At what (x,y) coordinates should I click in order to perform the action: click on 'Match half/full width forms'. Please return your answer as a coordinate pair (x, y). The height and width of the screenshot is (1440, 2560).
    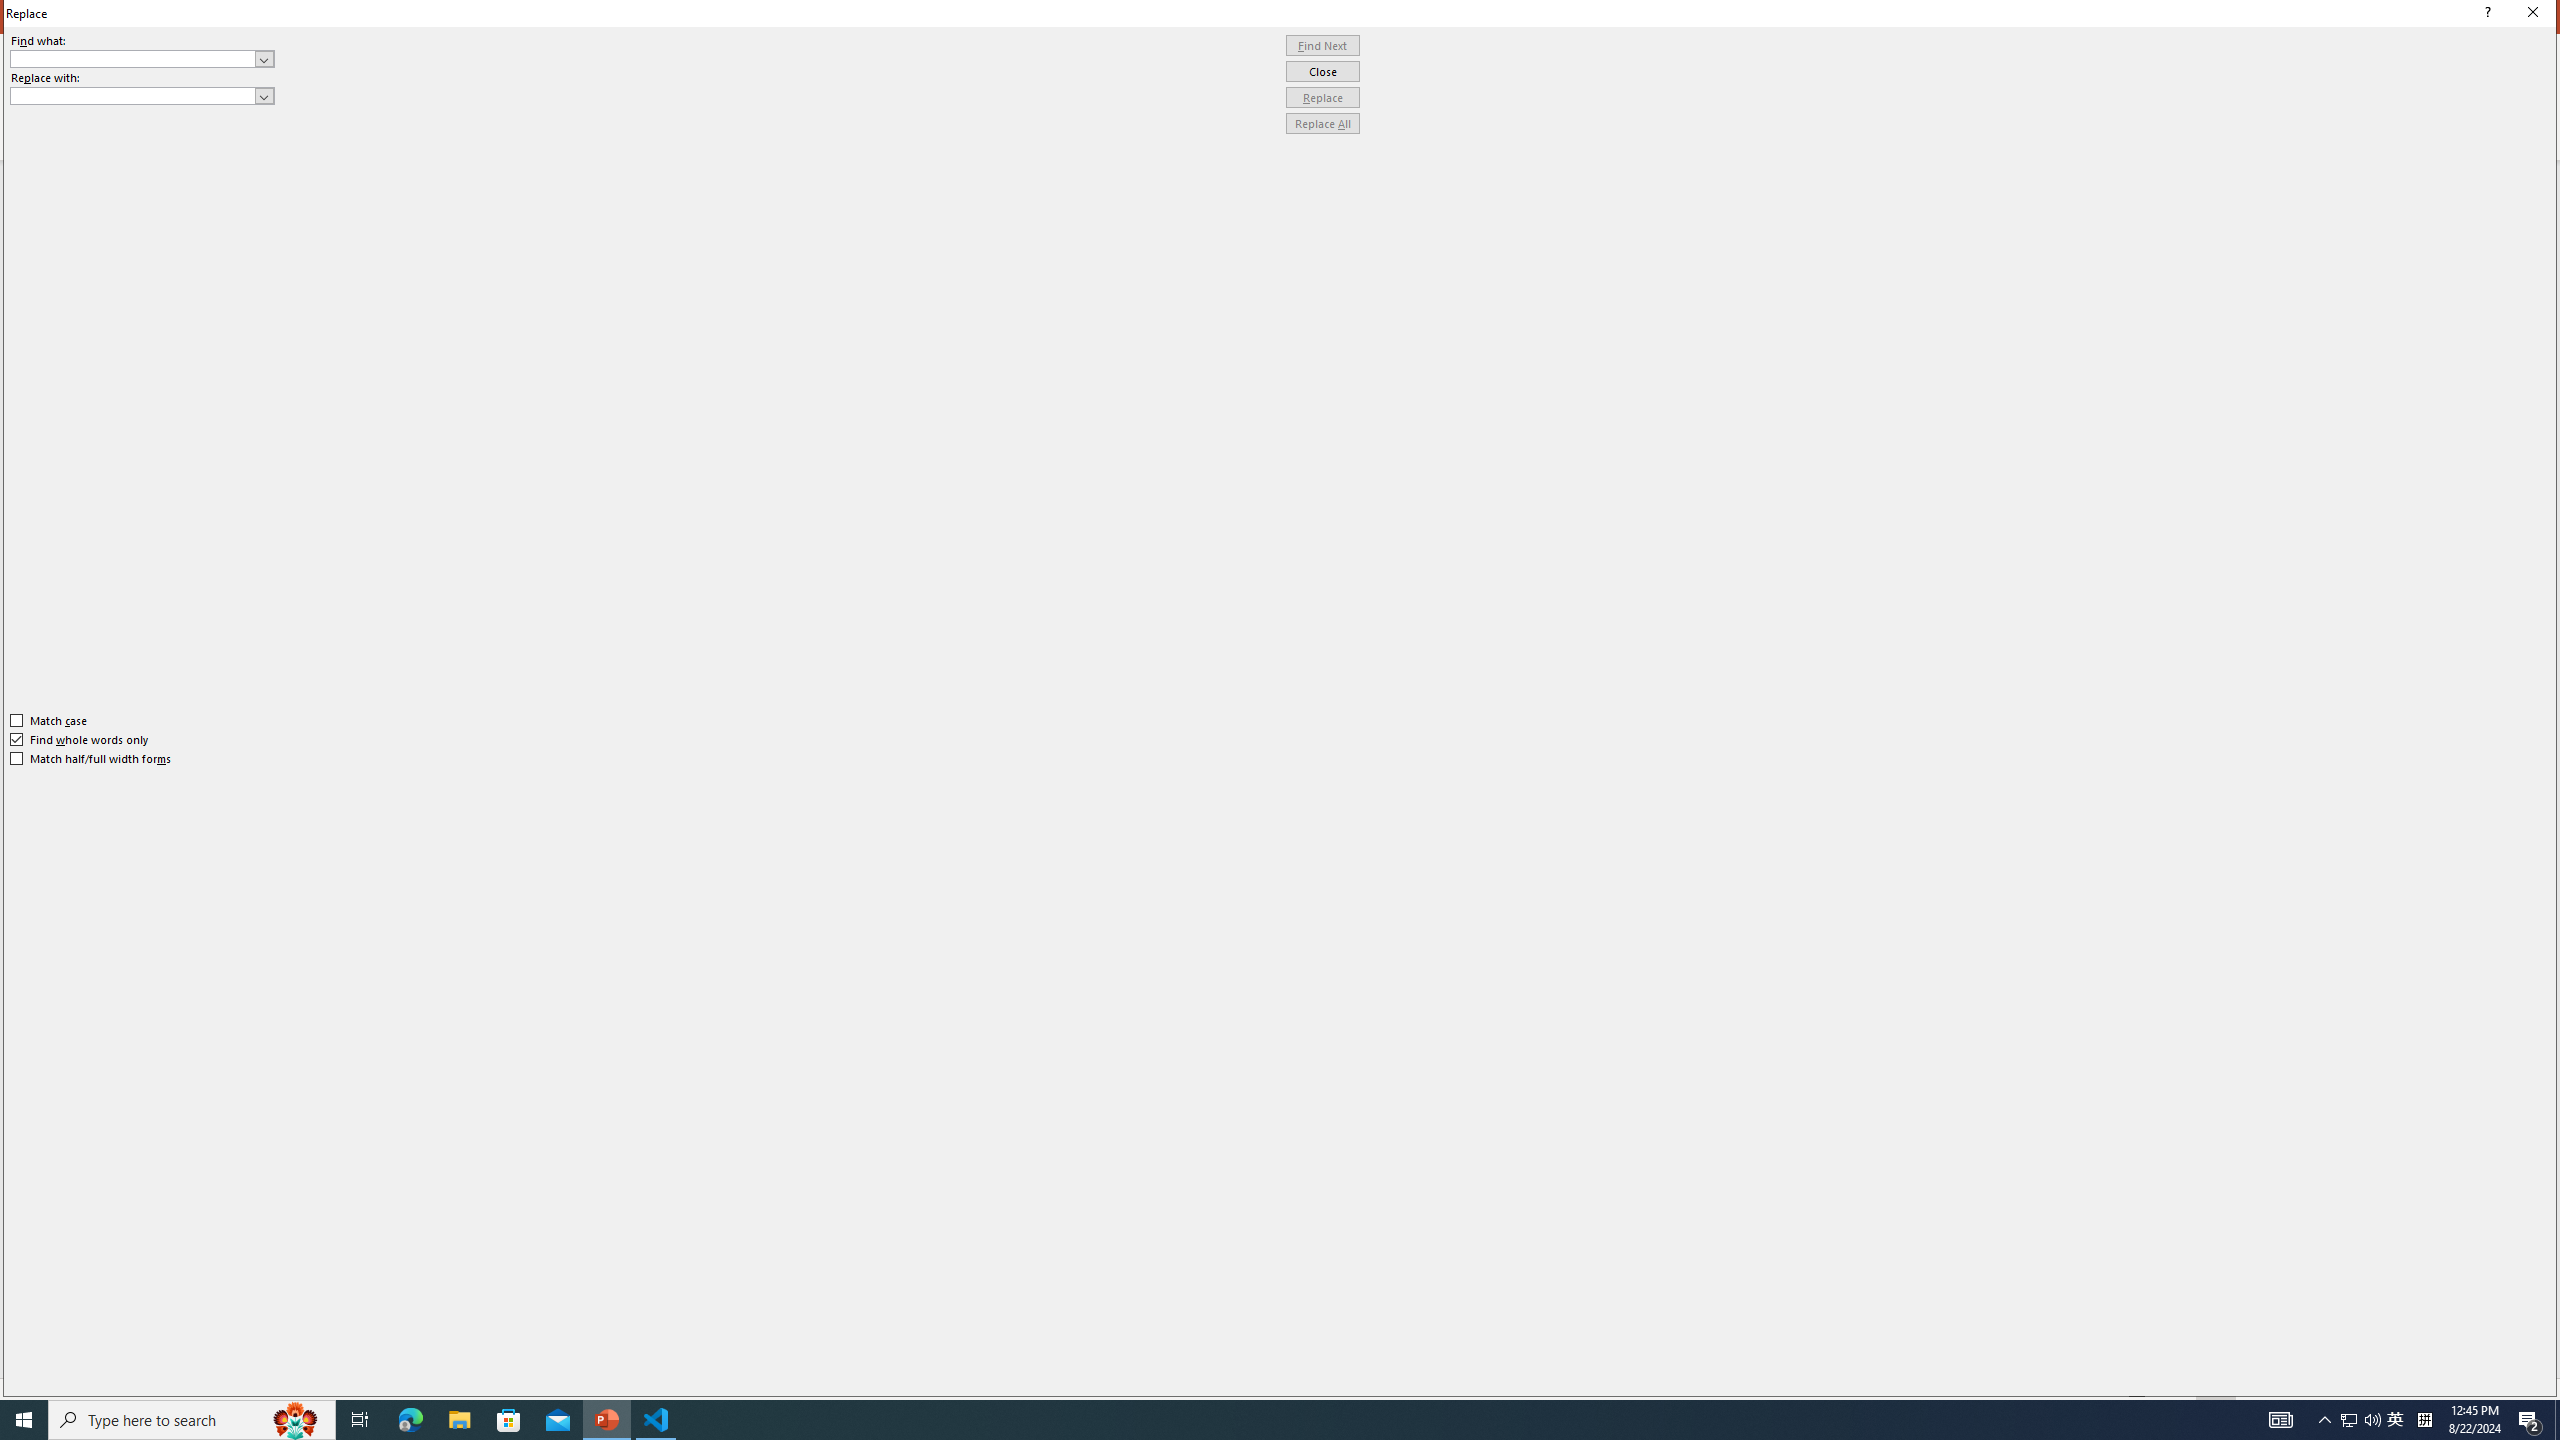
    Looking at the image, I should click on (91, 758).